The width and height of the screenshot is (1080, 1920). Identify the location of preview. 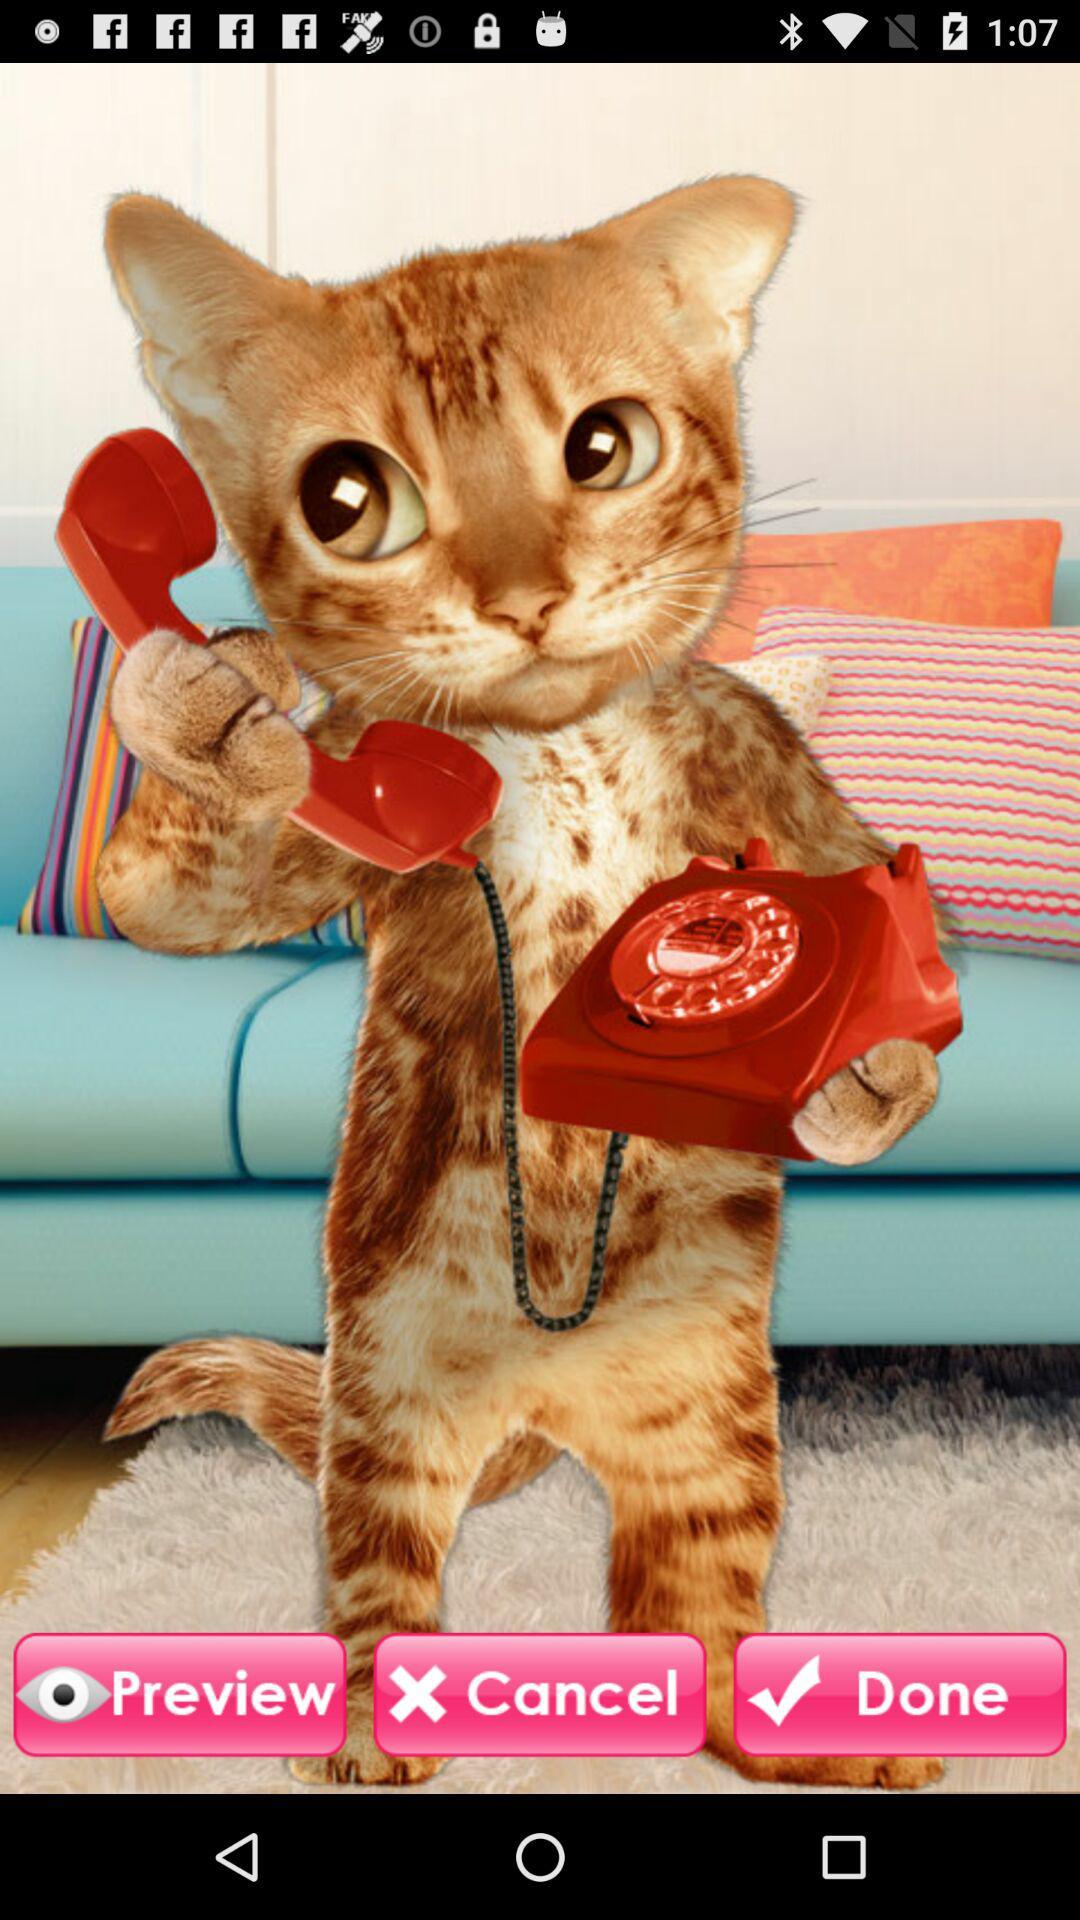
(180, 1694).